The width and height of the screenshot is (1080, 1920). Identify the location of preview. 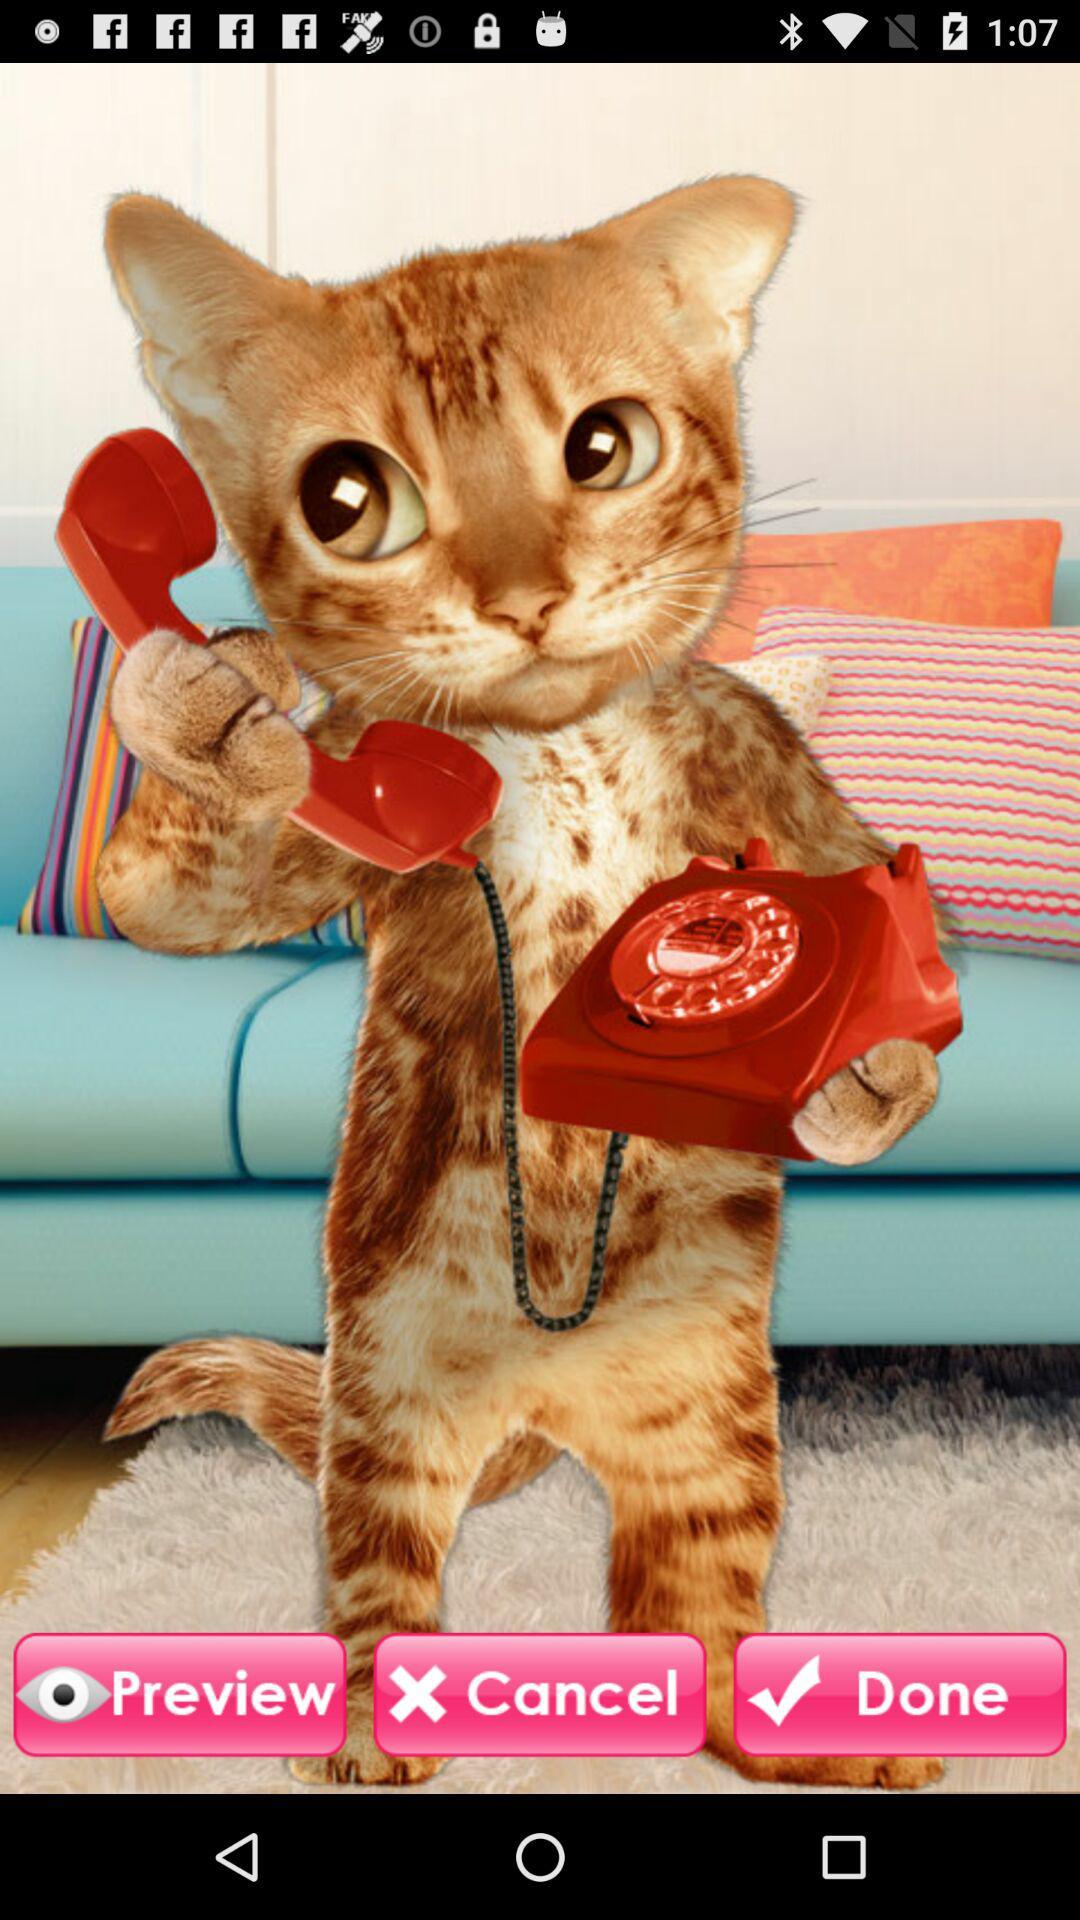
(180, 1694).